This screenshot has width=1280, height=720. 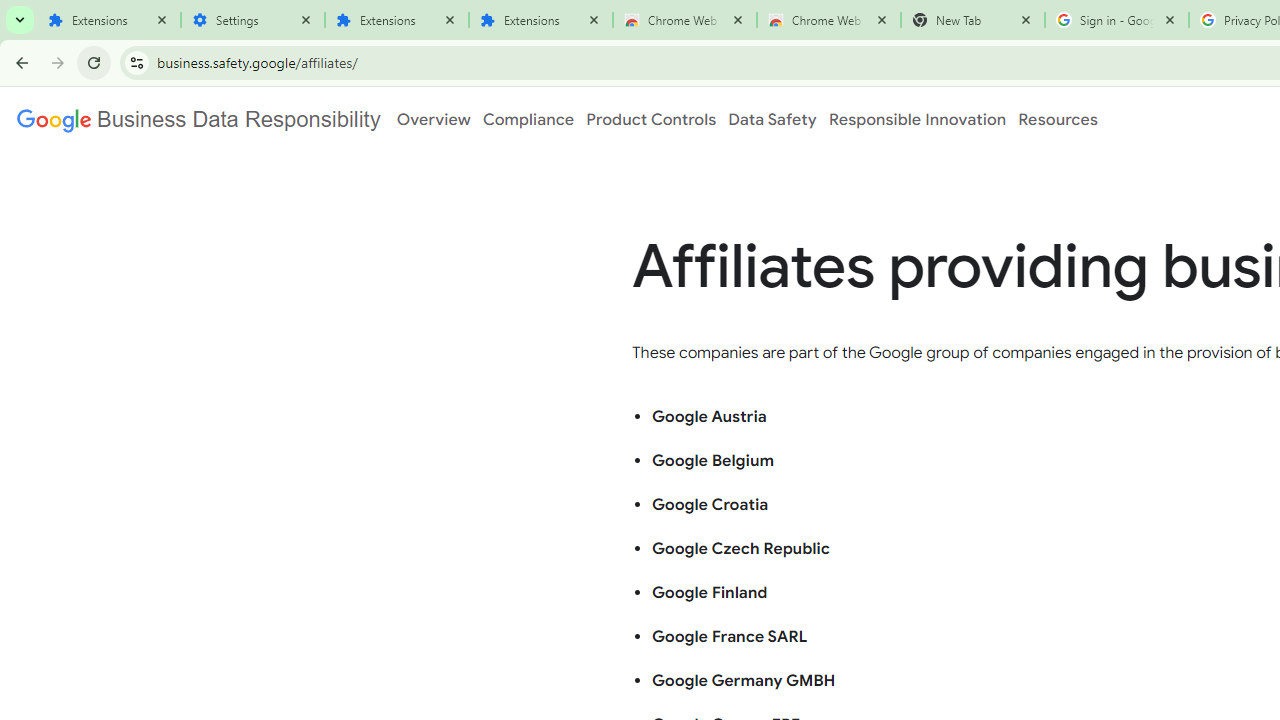 What do you see at coordinates (1057, 119) in the screenshot?
I see `'Resources'` at bounding box center [1057, 119].